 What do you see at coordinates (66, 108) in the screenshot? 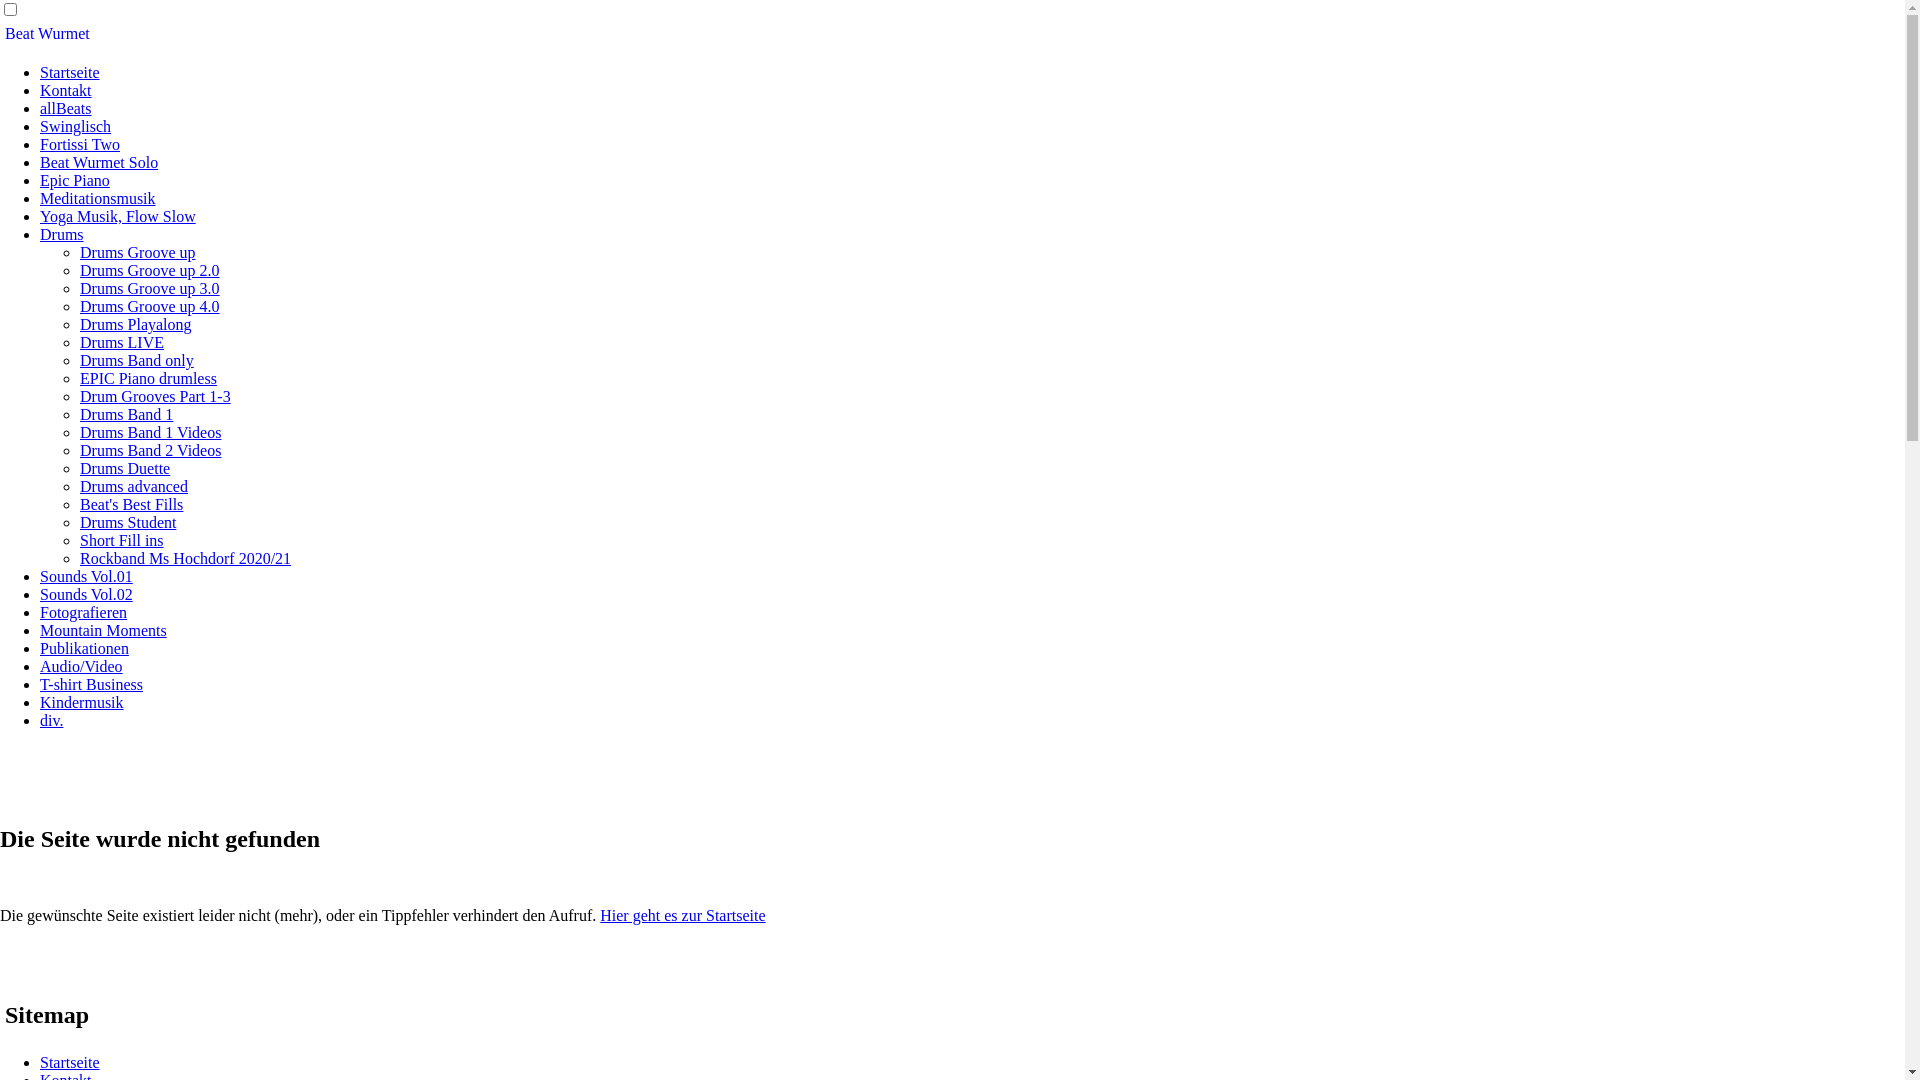
I see `'allBeats'` at bounding box center [66, 108].